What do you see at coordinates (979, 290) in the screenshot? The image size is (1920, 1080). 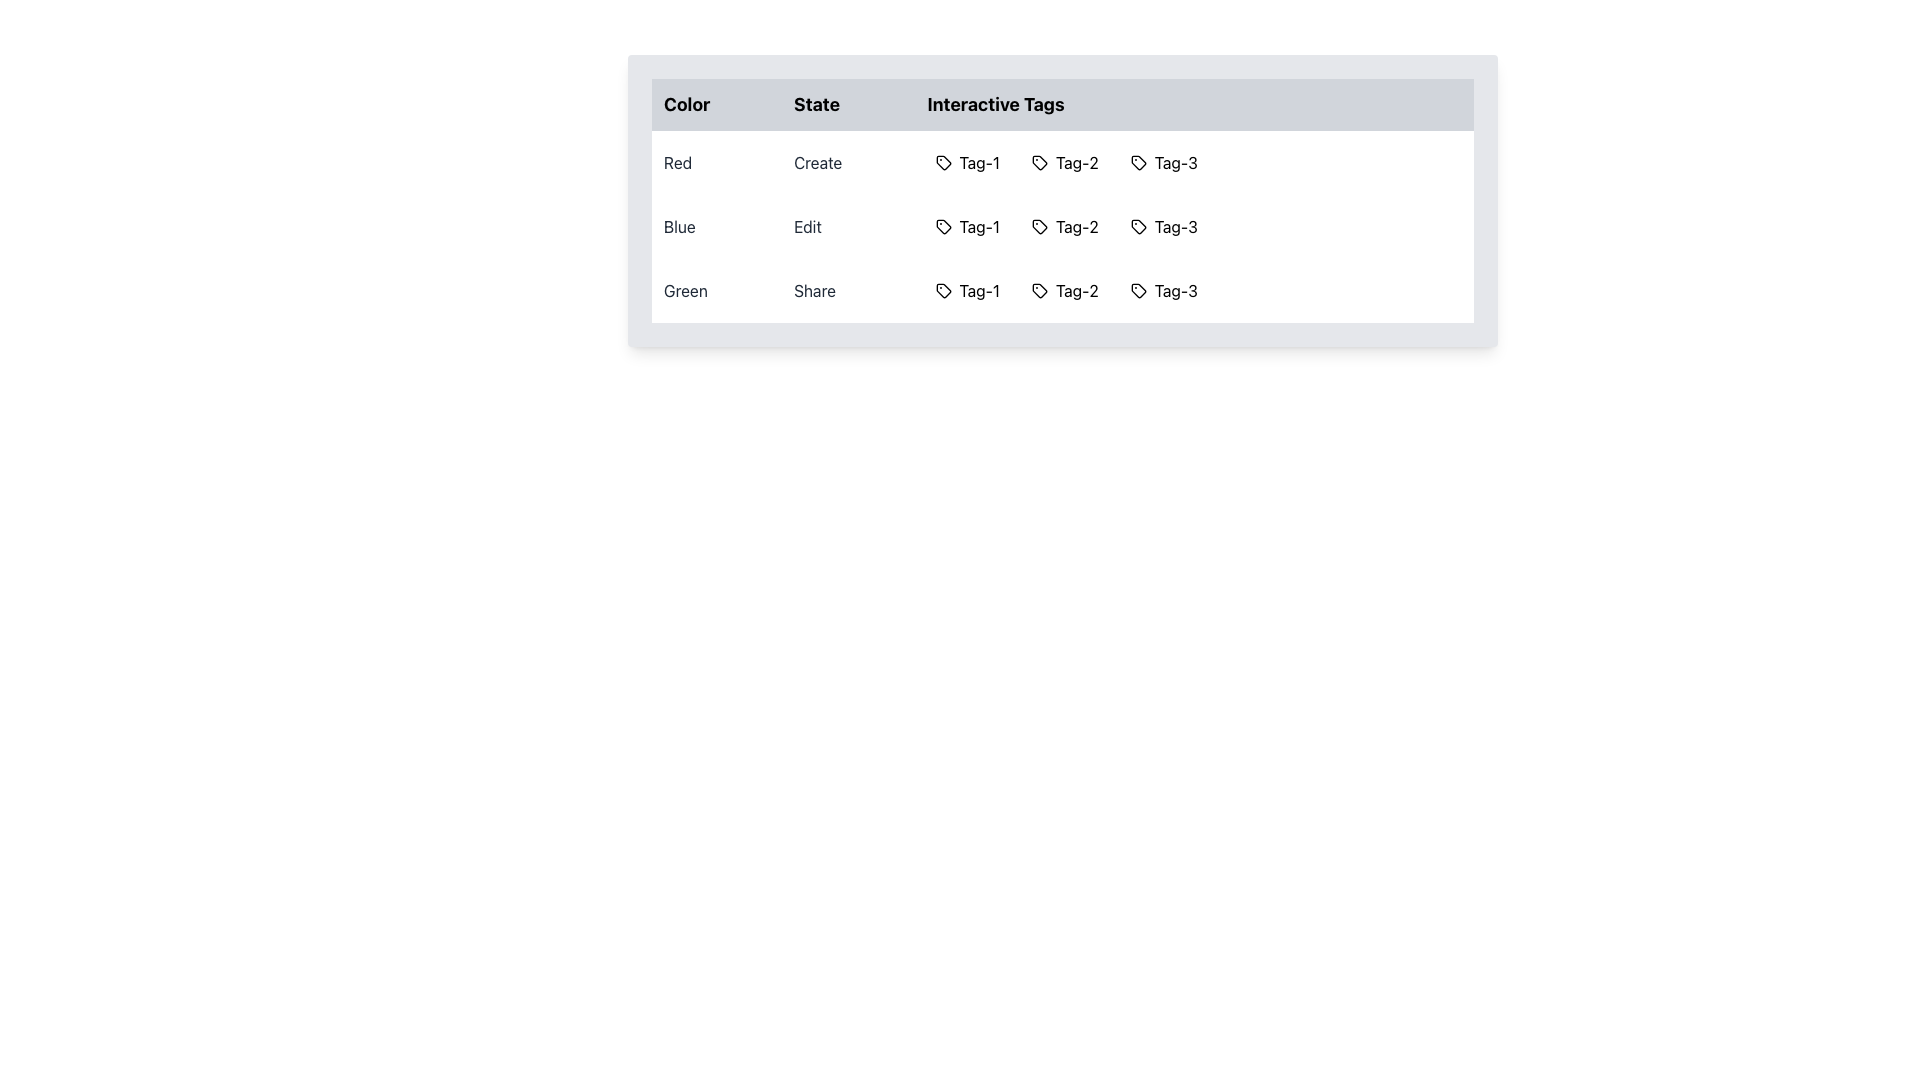 I see `the text label displaying 'Tag-1' in the 'Interactive Tags' column of the table with a light green background and rounded corners, corresponding to the 'Green' color and 'Share' state` at bounding box center [979, 290].